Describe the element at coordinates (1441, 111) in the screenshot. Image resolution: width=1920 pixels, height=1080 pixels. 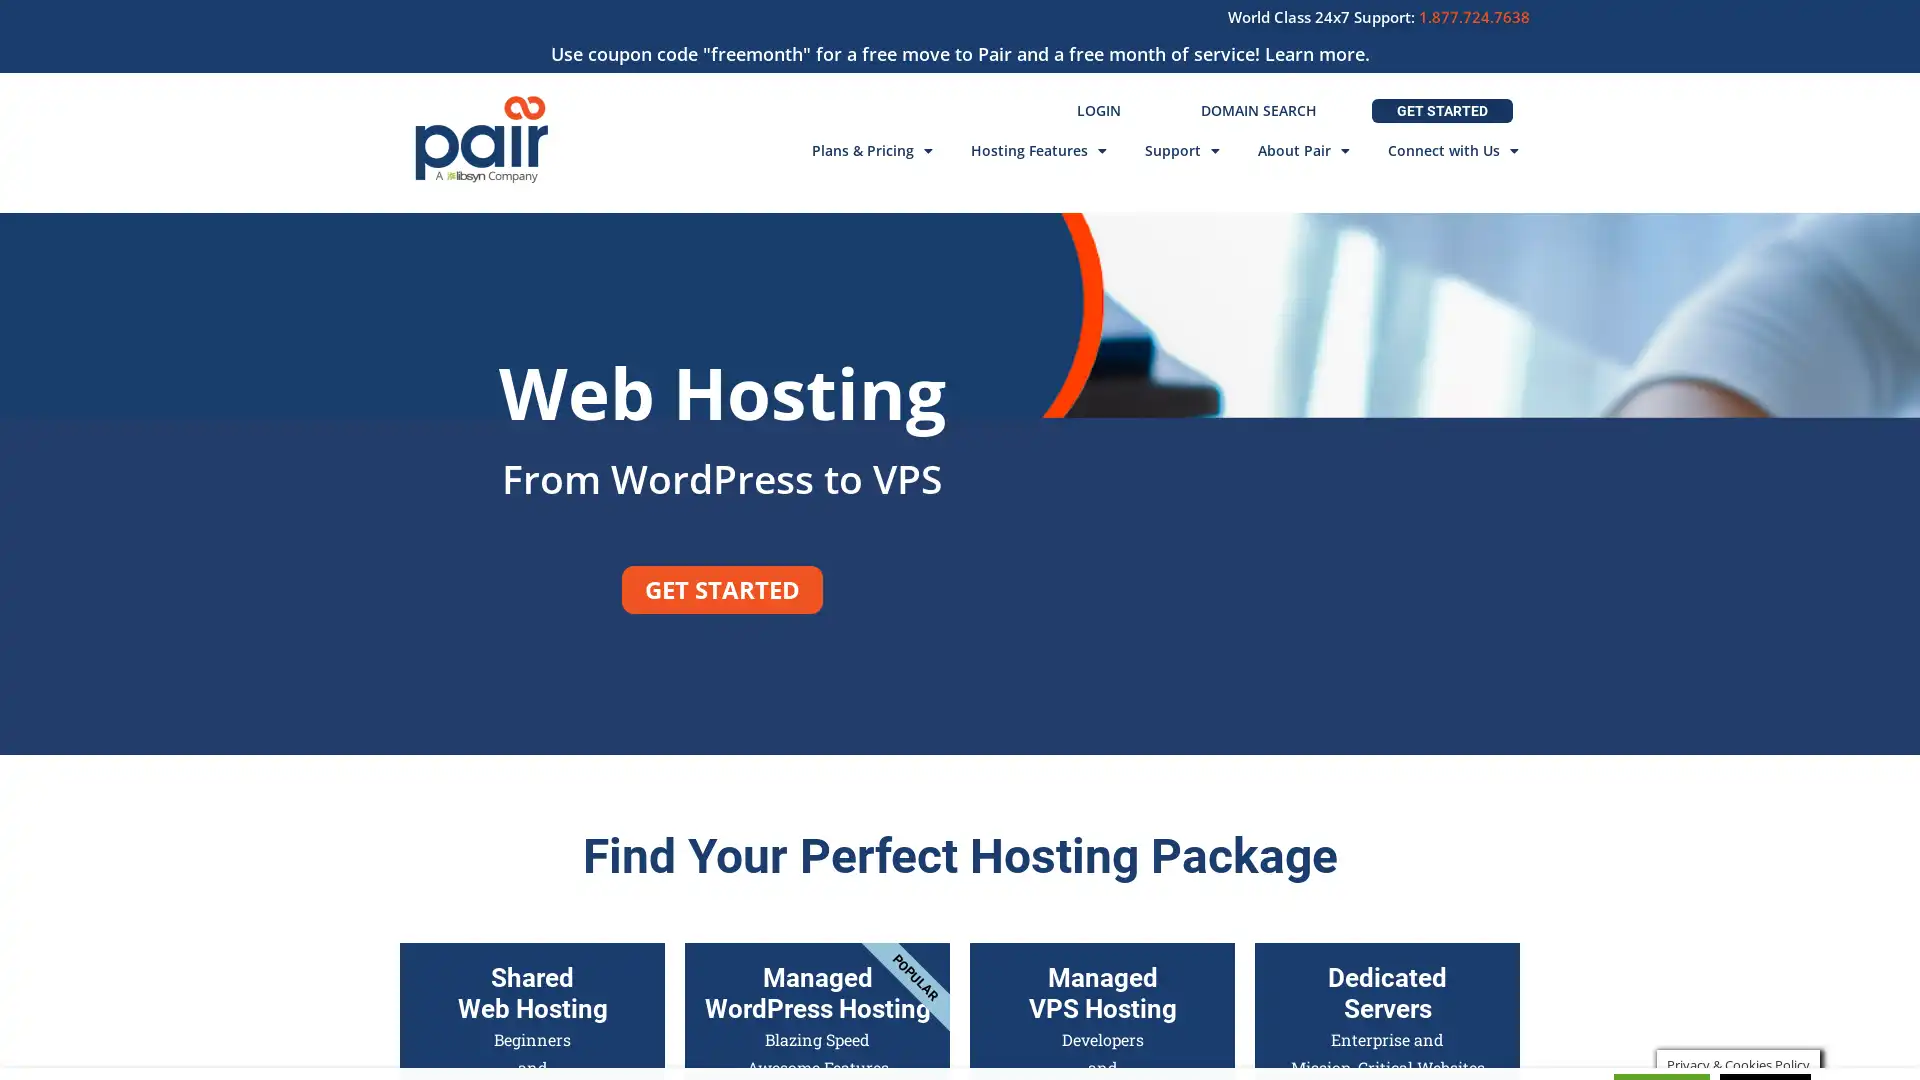
I see `GET STARTED` at that location.